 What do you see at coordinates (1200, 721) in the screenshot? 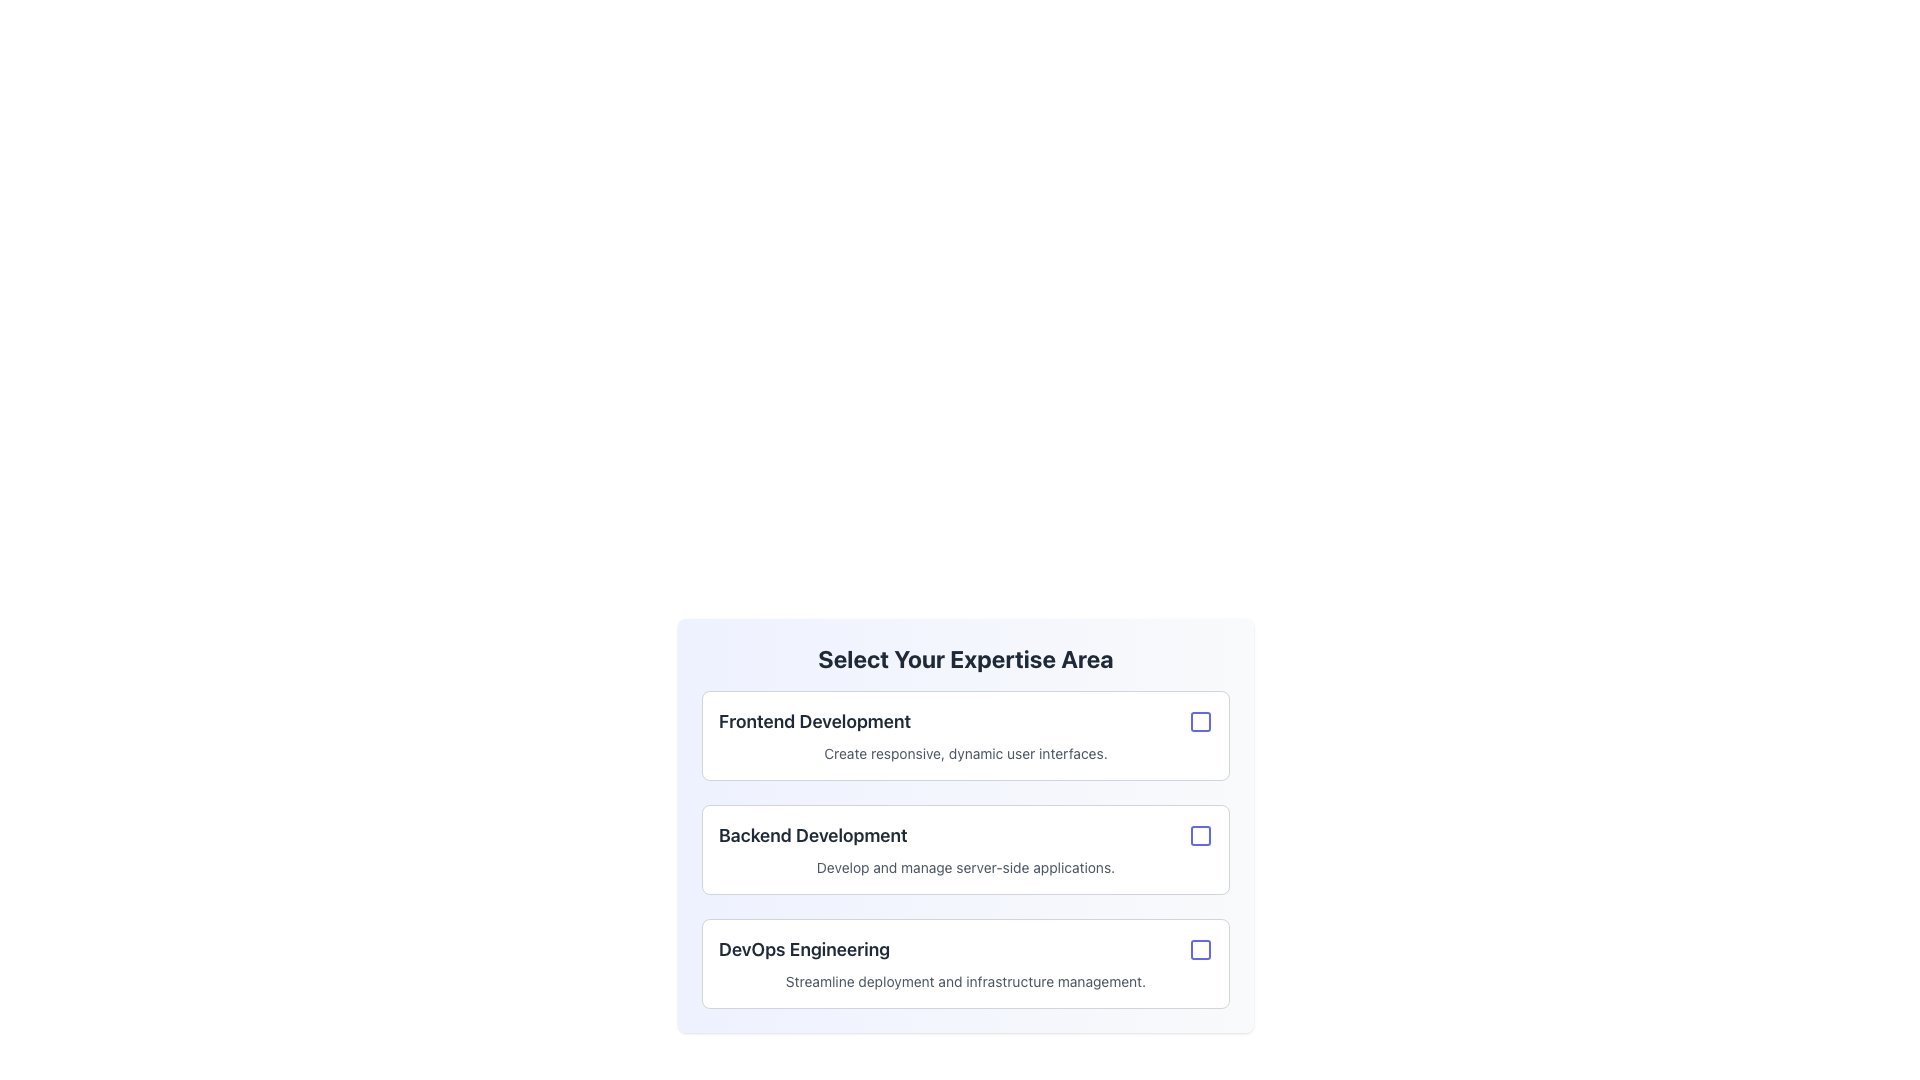
I see `the graphical component indicating selection status within the 'Frontend Development' selection box in the 'Select Your Expertise Area' UI segment` at bounding box center [1200, 721].